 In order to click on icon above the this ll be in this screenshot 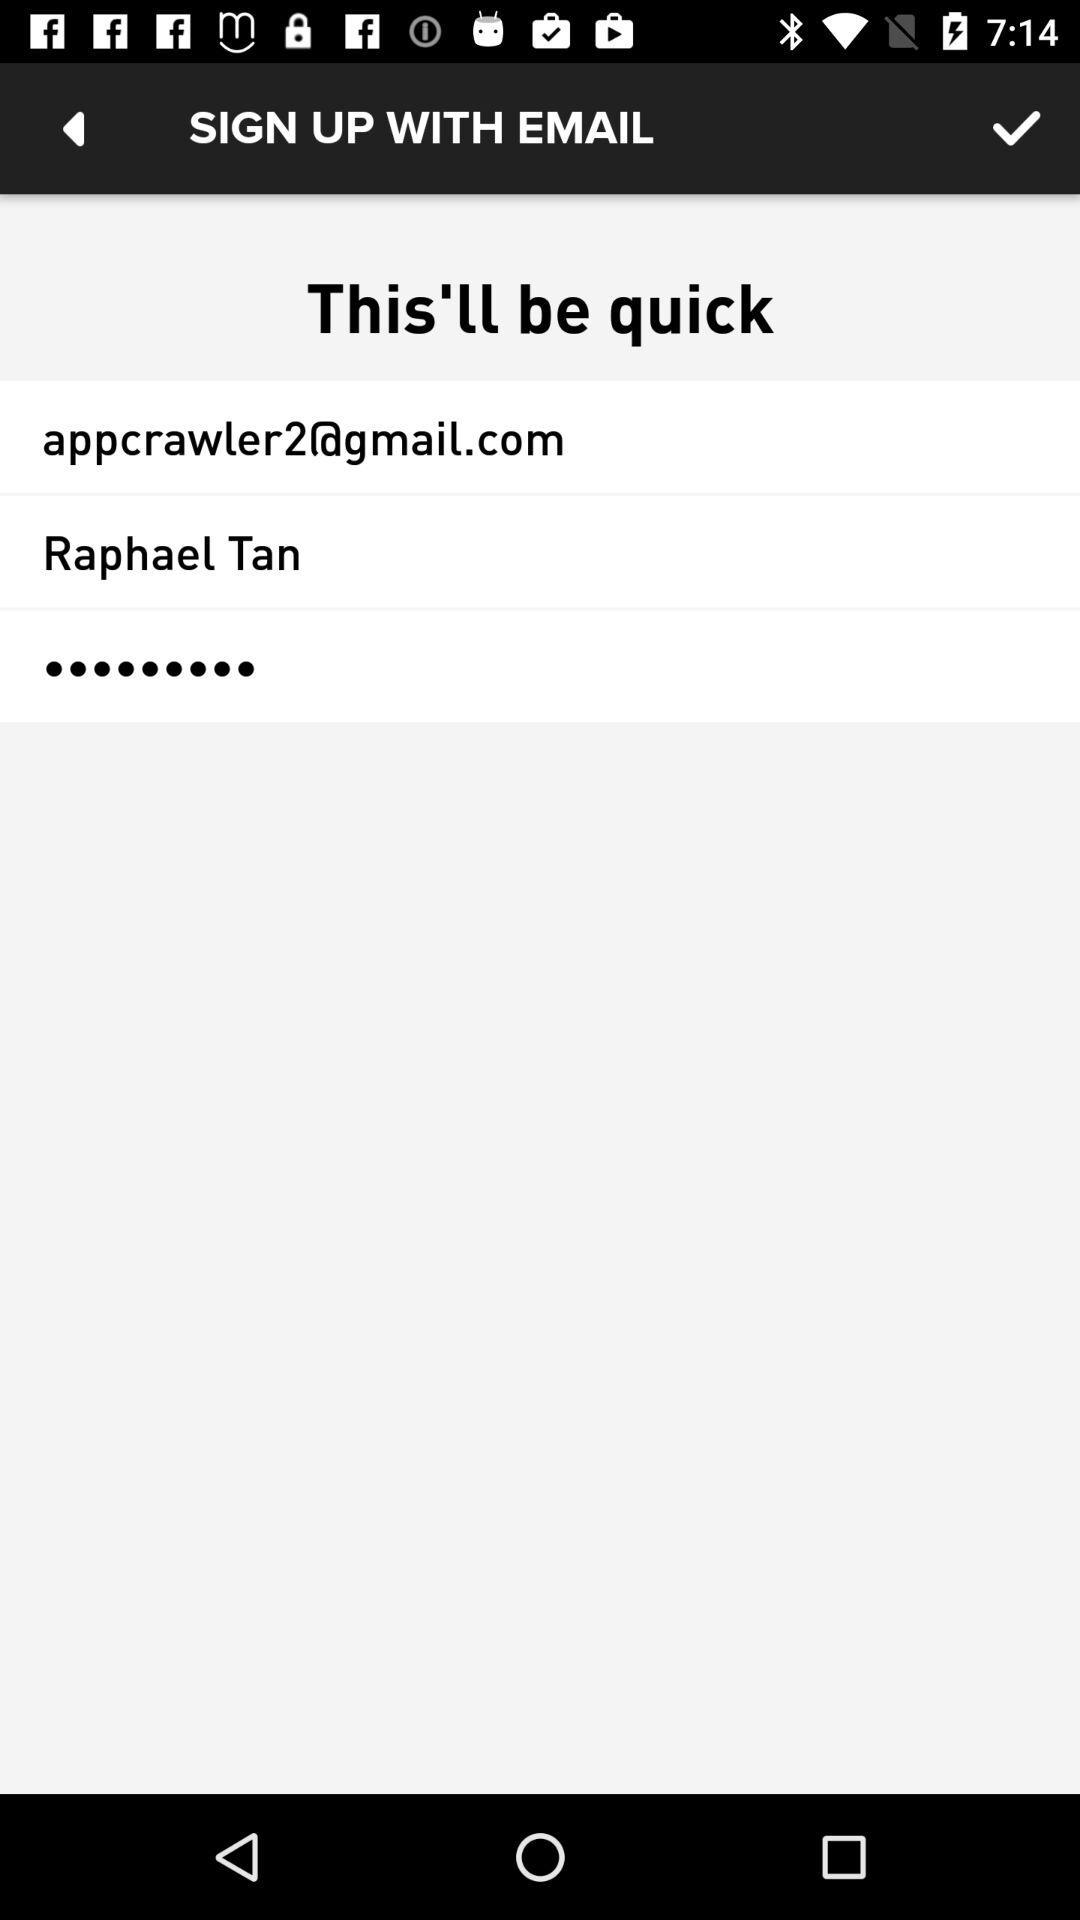, I will do `click(1017, 127)`.